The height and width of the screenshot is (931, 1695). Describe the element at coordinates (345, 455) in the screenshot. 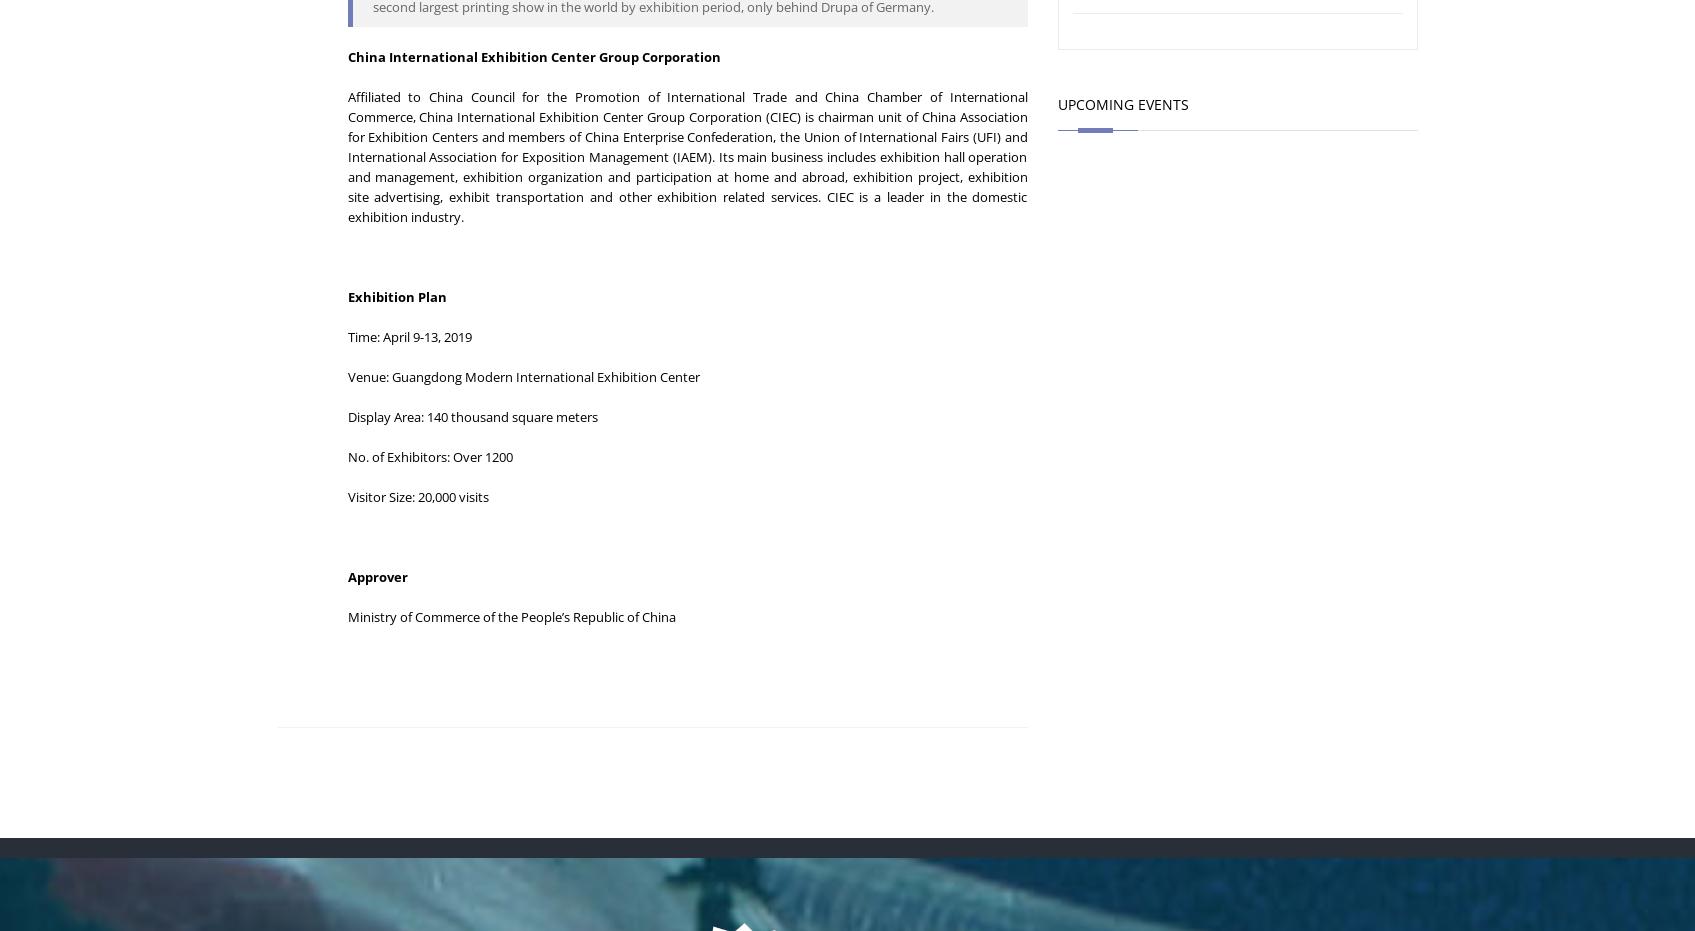

I see `'No. of Exhibitors: Over 1200'` at that location.